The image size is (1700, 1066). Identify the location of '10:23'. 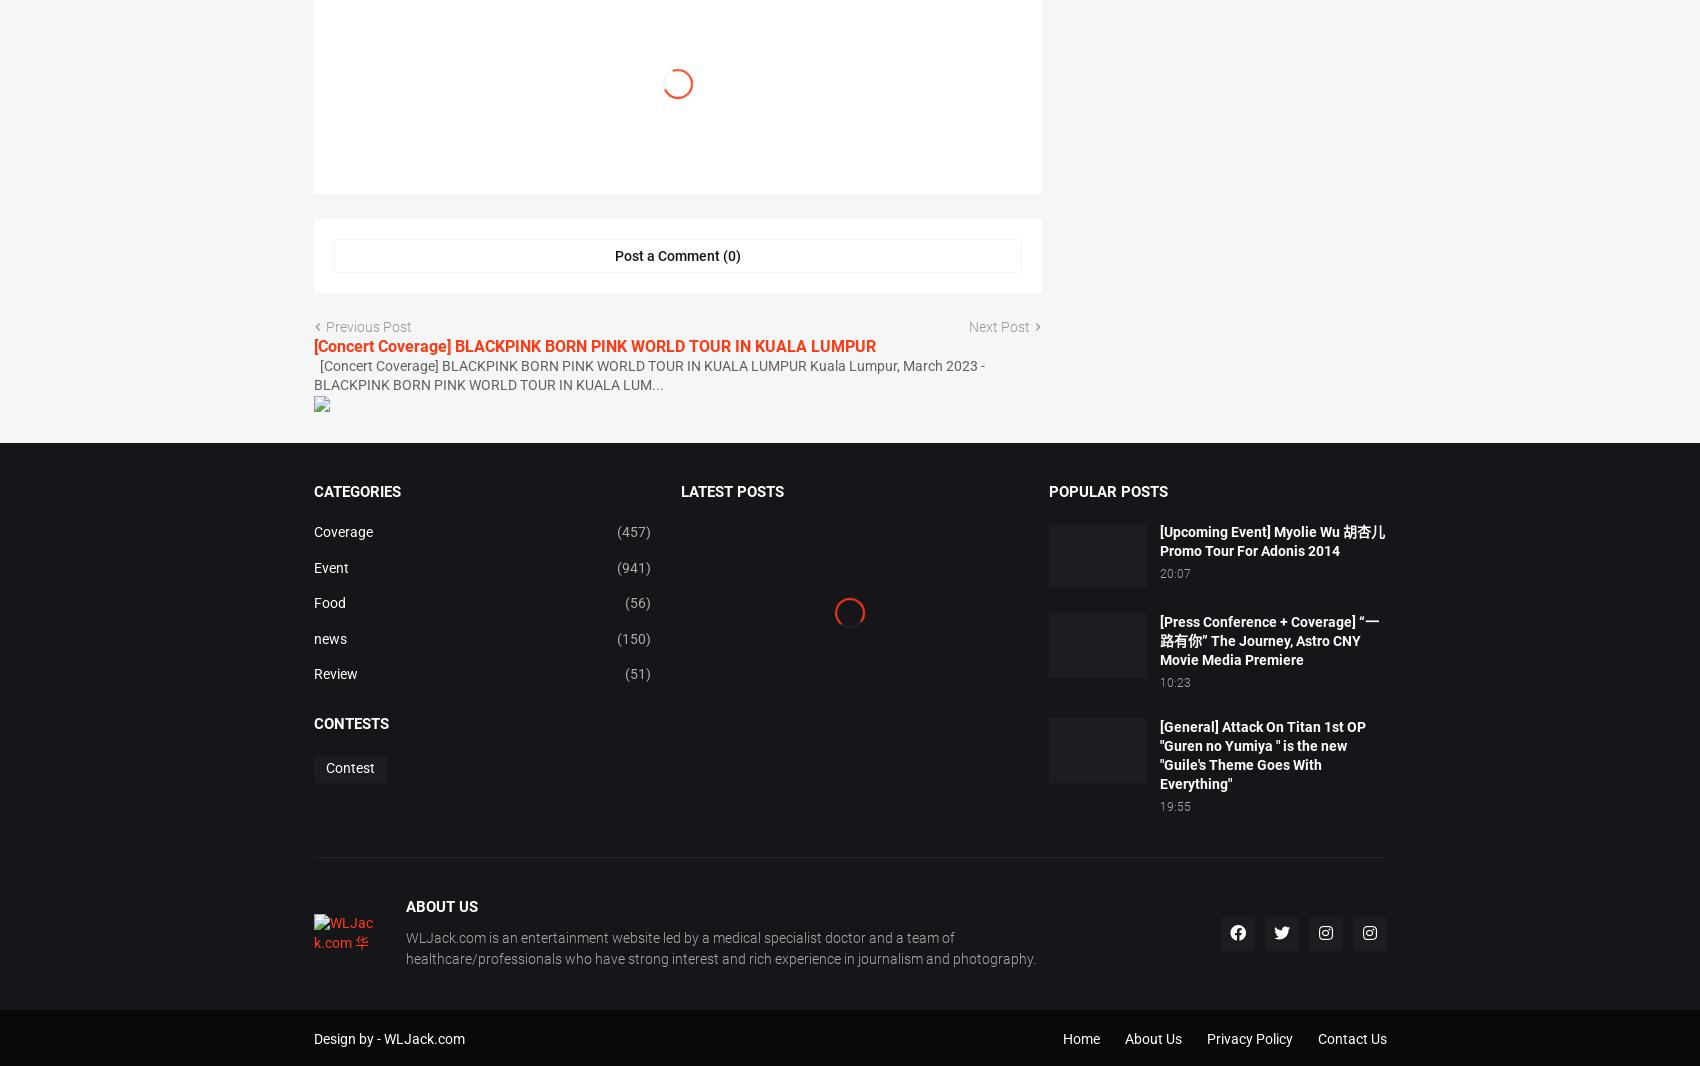
(1173, 750).